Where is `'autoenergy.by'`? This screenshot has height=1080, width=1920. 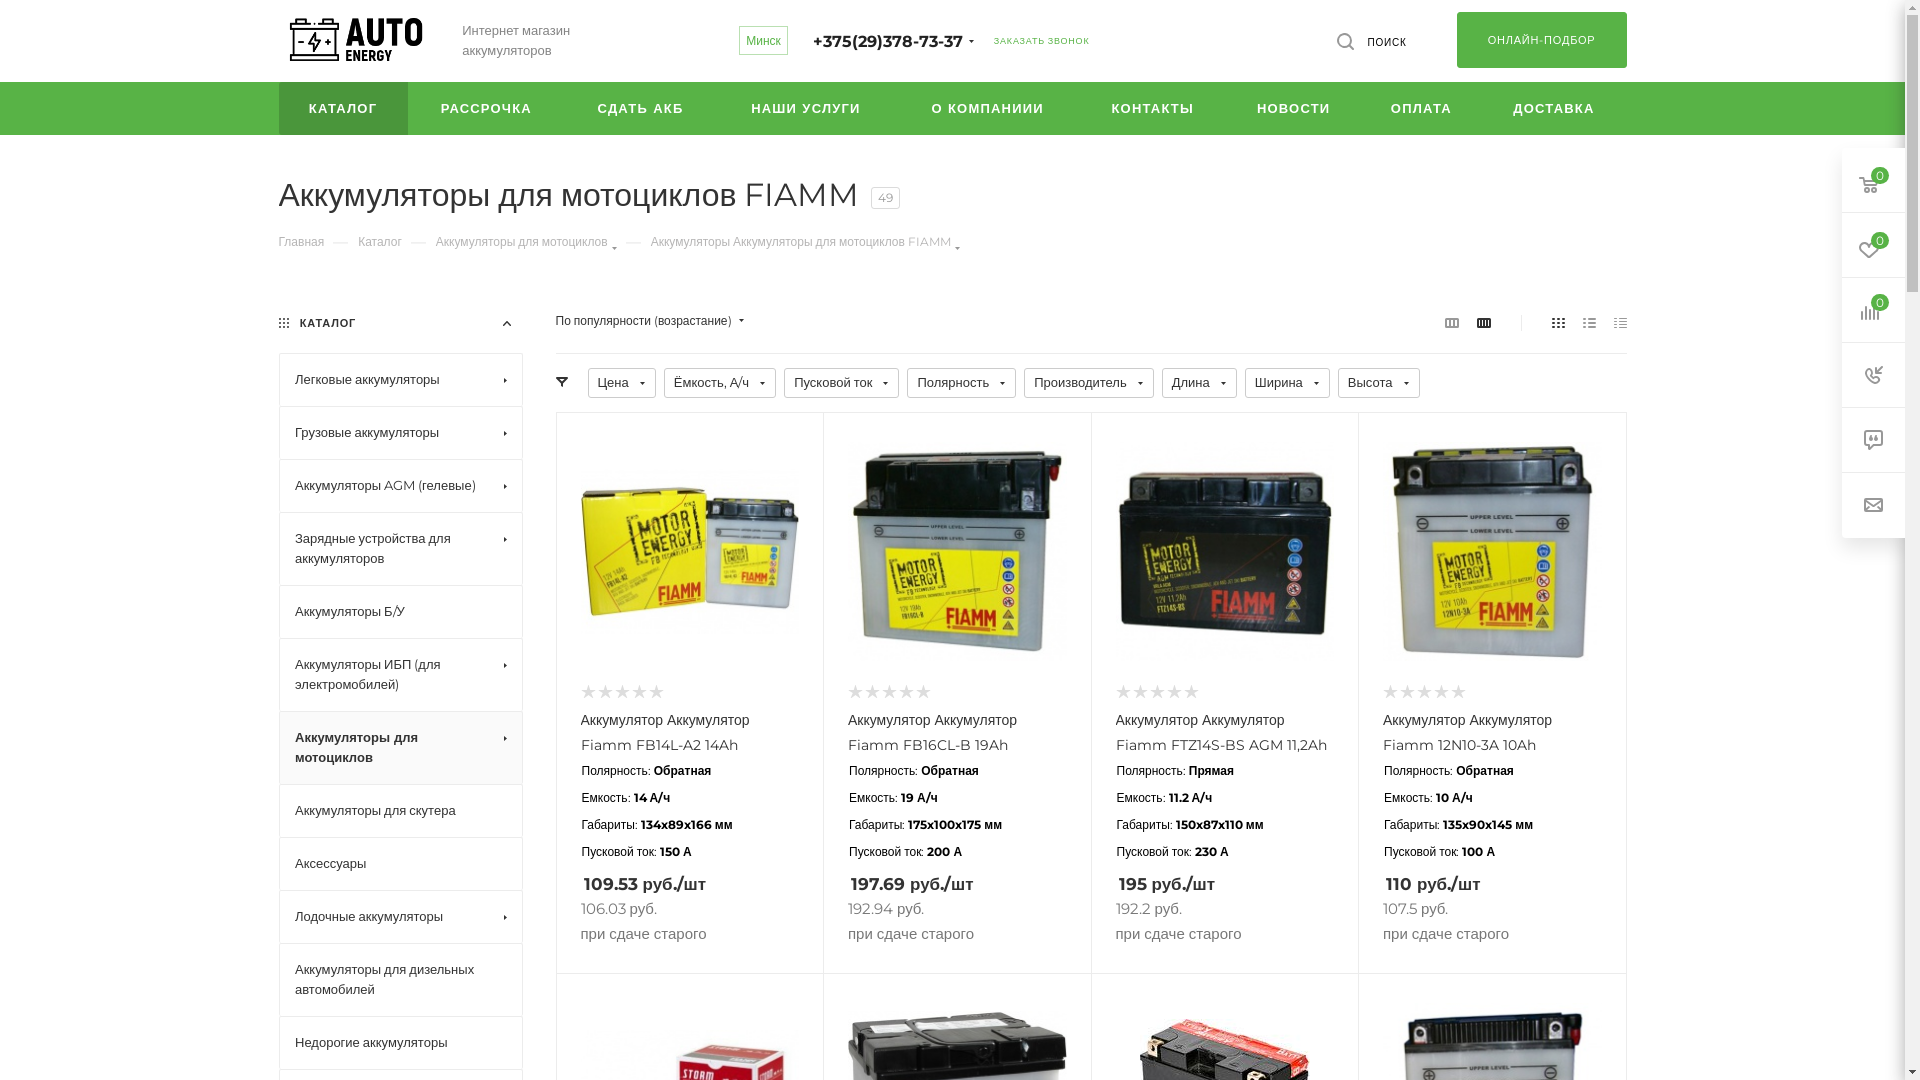 'autoenergy.by' is located at coordinates (355, 42).